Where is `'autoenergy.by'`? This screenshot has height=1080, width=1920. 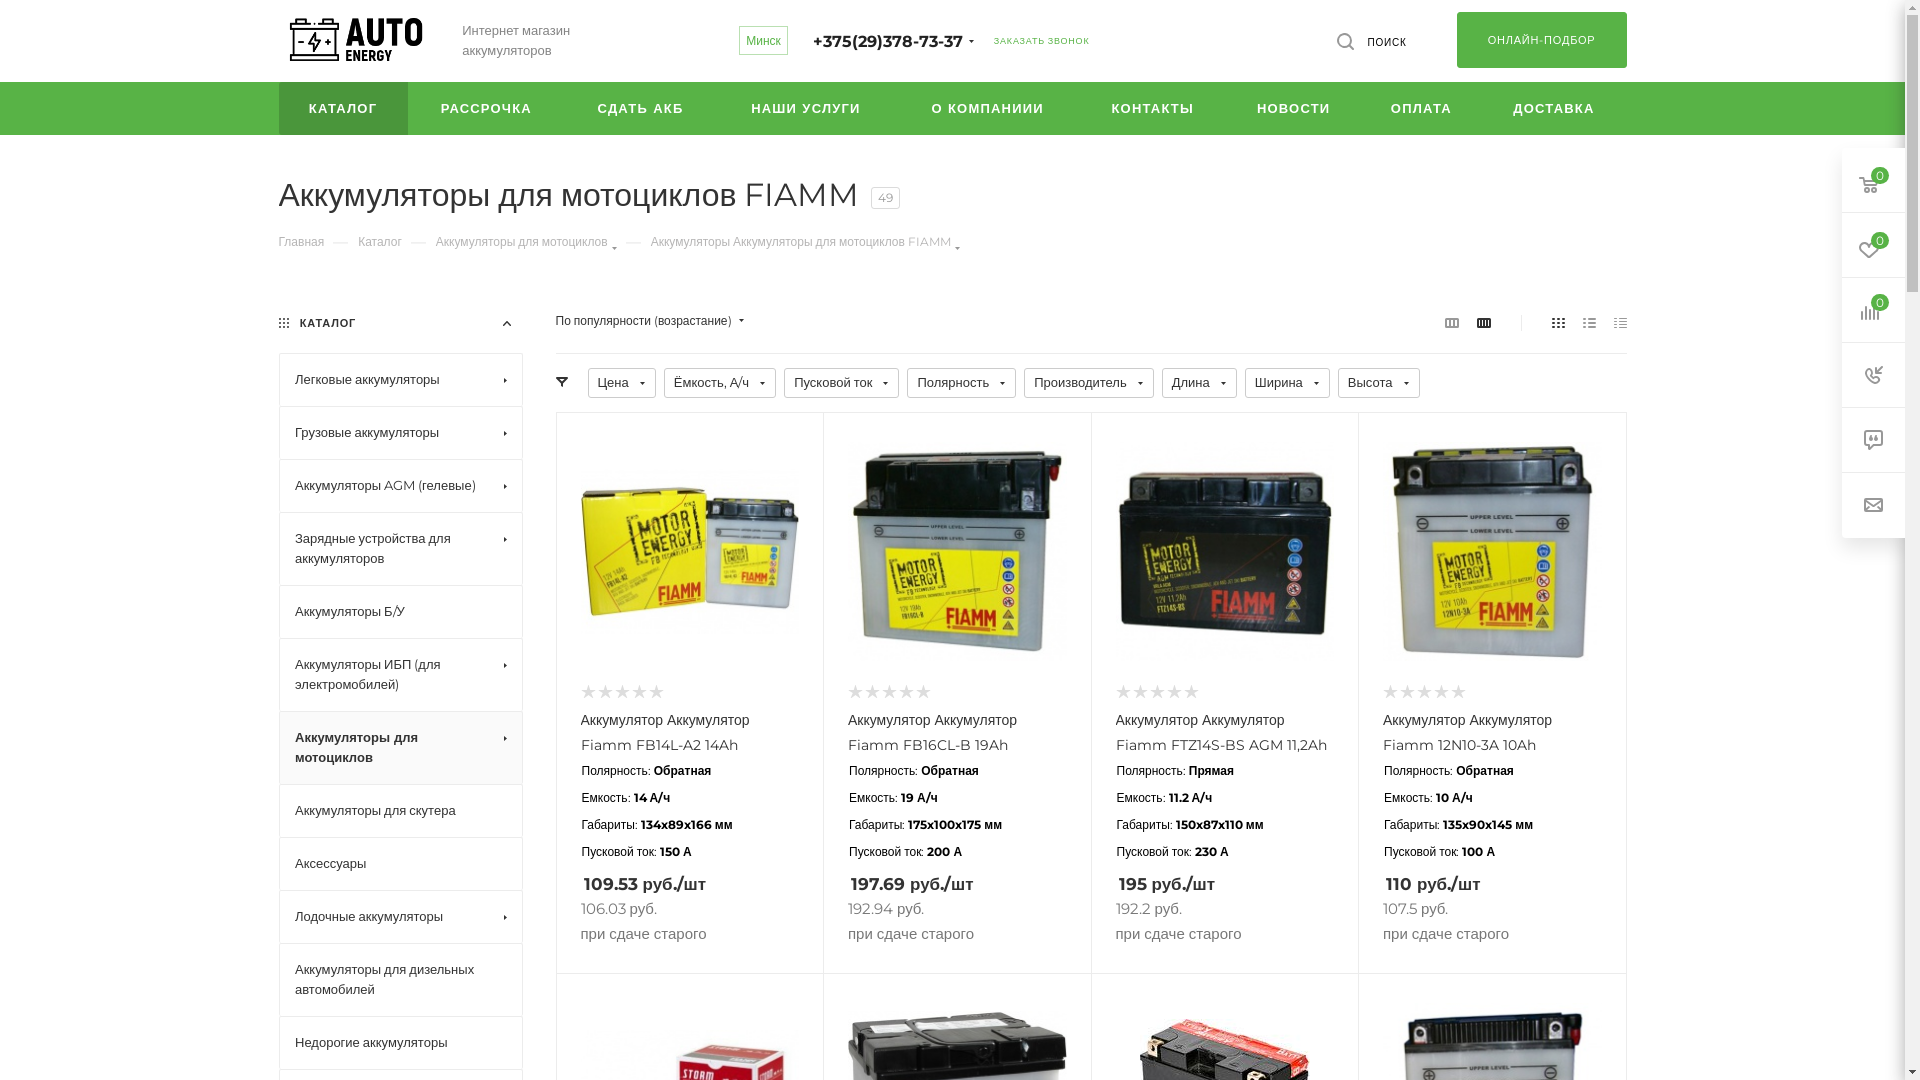 'autoenergy.by' is located at coordinates (355, 42).